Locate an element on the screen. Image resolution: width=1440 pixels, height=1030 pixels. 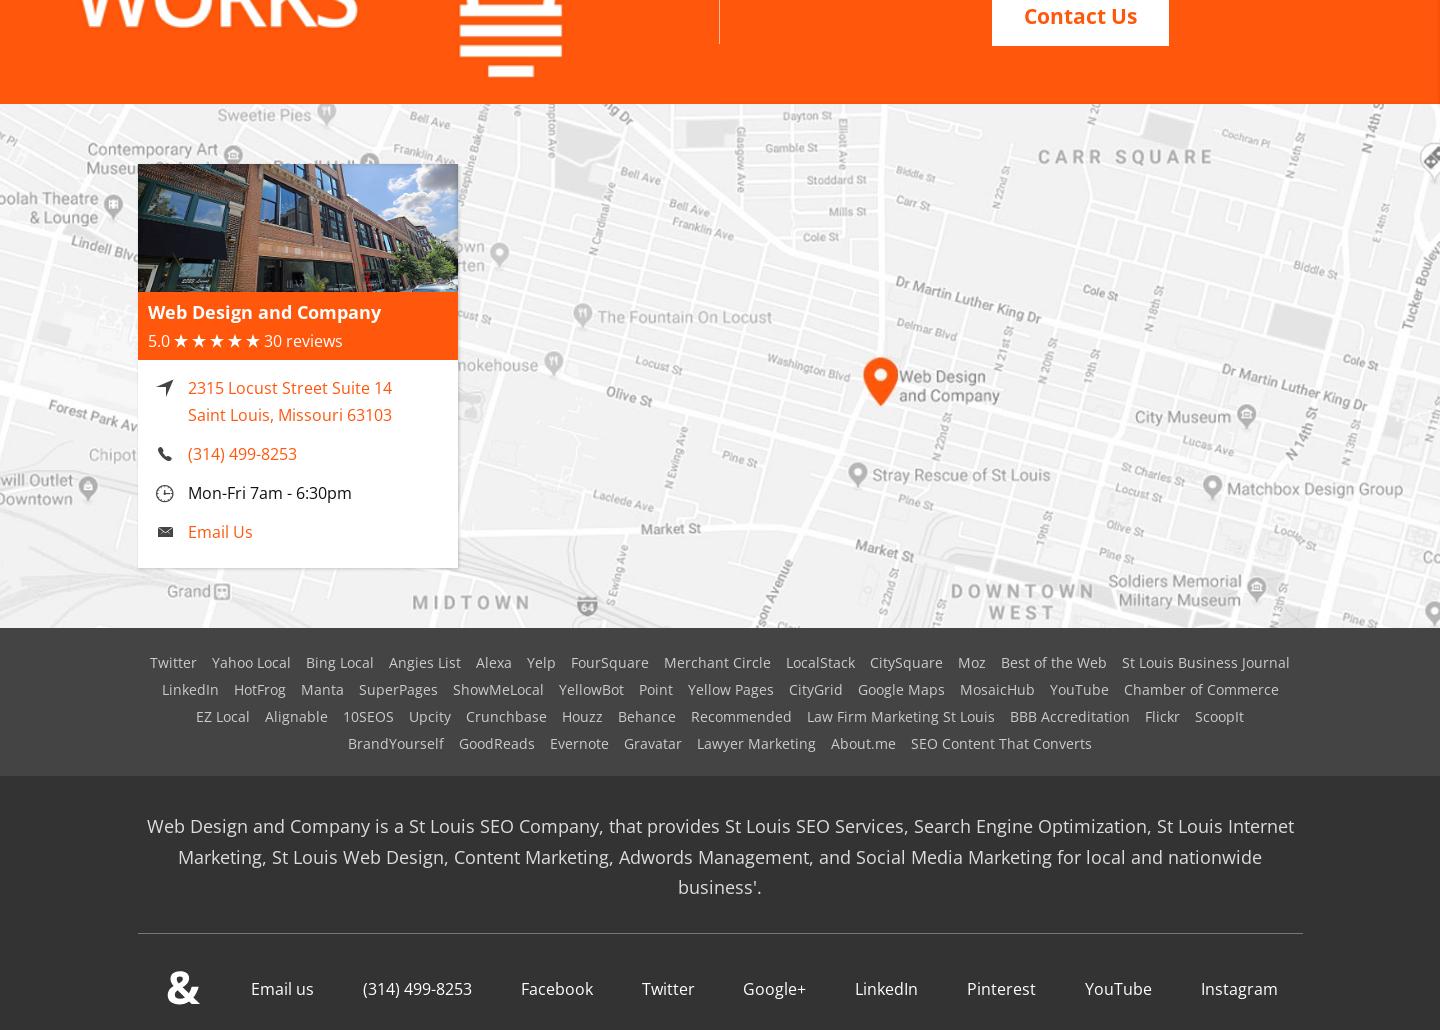
'Bing Local' is located at coordinates (339, 636).